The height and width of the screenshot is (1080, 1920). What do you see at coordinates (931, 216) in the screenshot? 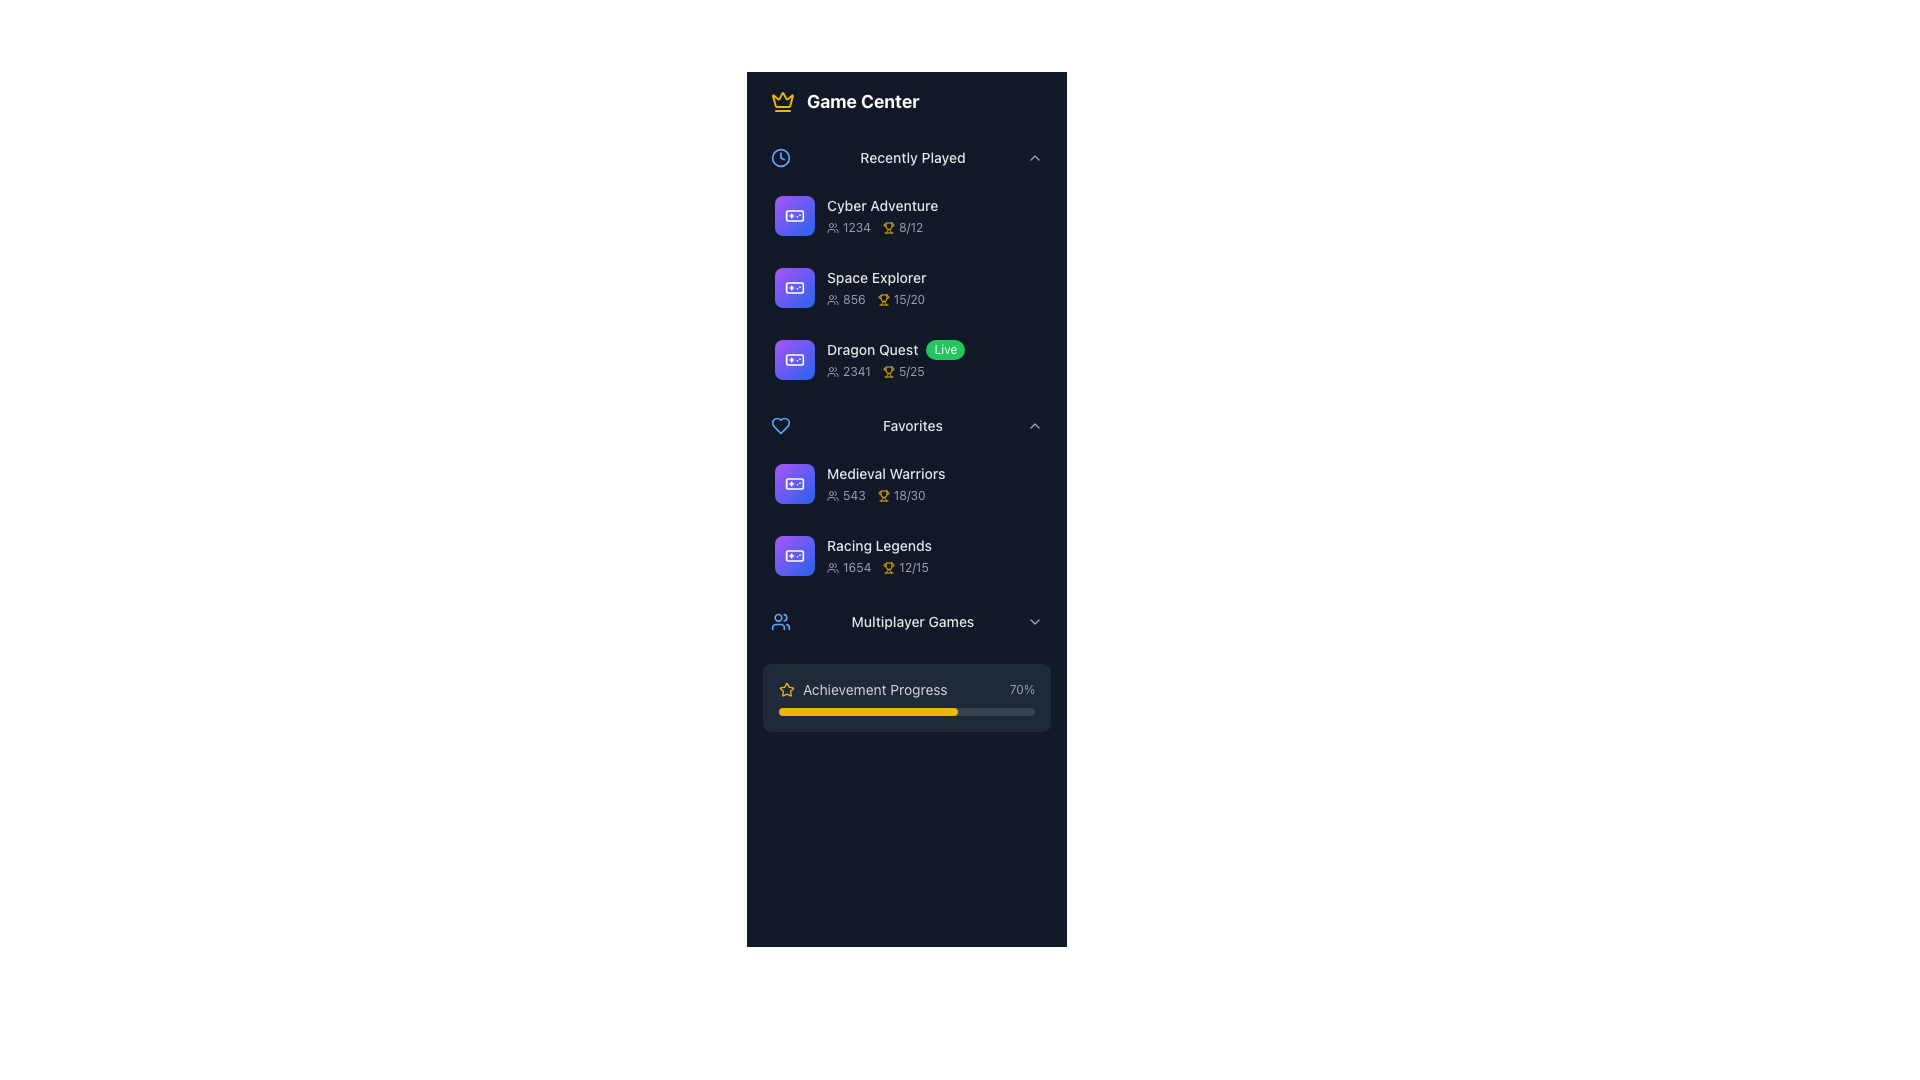
I see `the List item displaying 'Cyber Adventure' in the 'Recently Played' category` at bounding box center [931, 216].